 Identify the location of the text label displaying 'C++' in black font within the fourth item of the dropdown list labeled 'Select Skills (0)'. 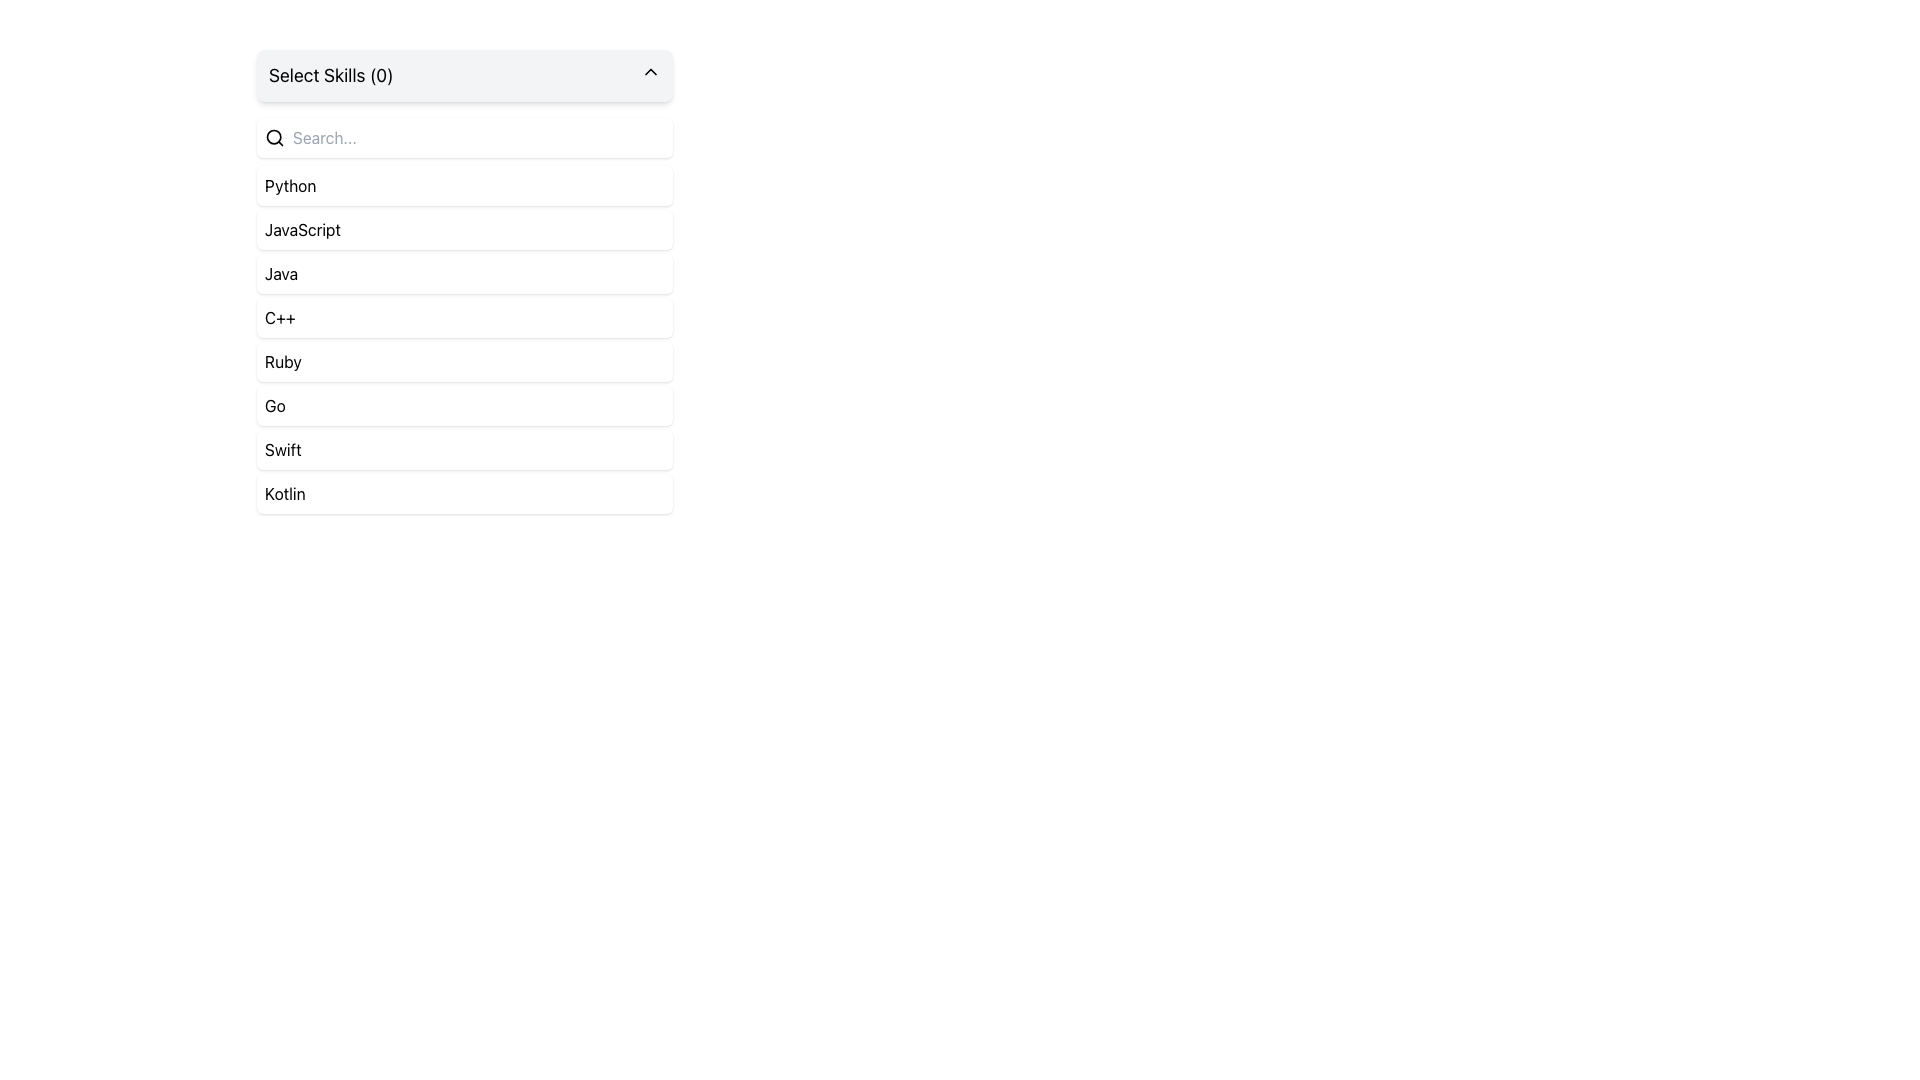
(279, 316).